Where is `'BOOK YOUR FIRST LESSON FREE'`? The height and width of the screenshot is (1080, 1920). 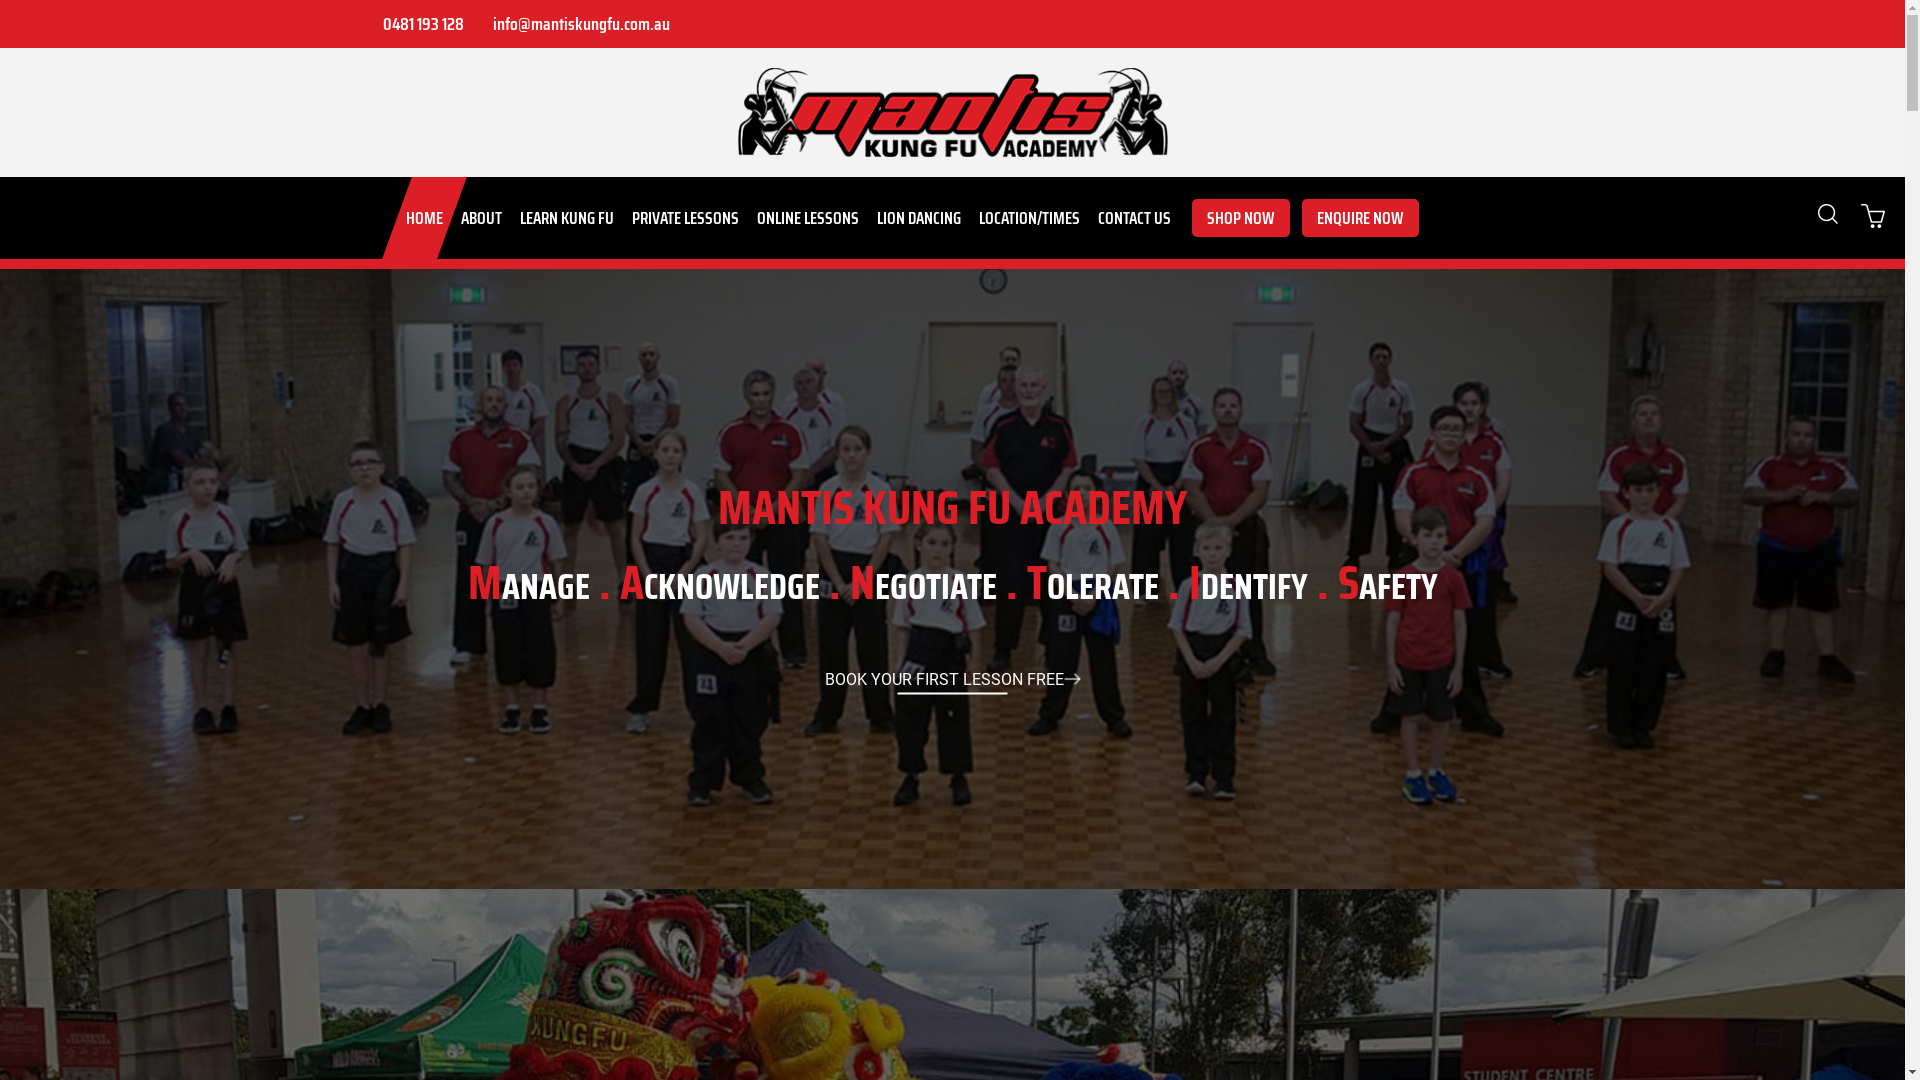
'BOOK YOUR FIRST LESSON FREE' is located at coordinates (951, 678).